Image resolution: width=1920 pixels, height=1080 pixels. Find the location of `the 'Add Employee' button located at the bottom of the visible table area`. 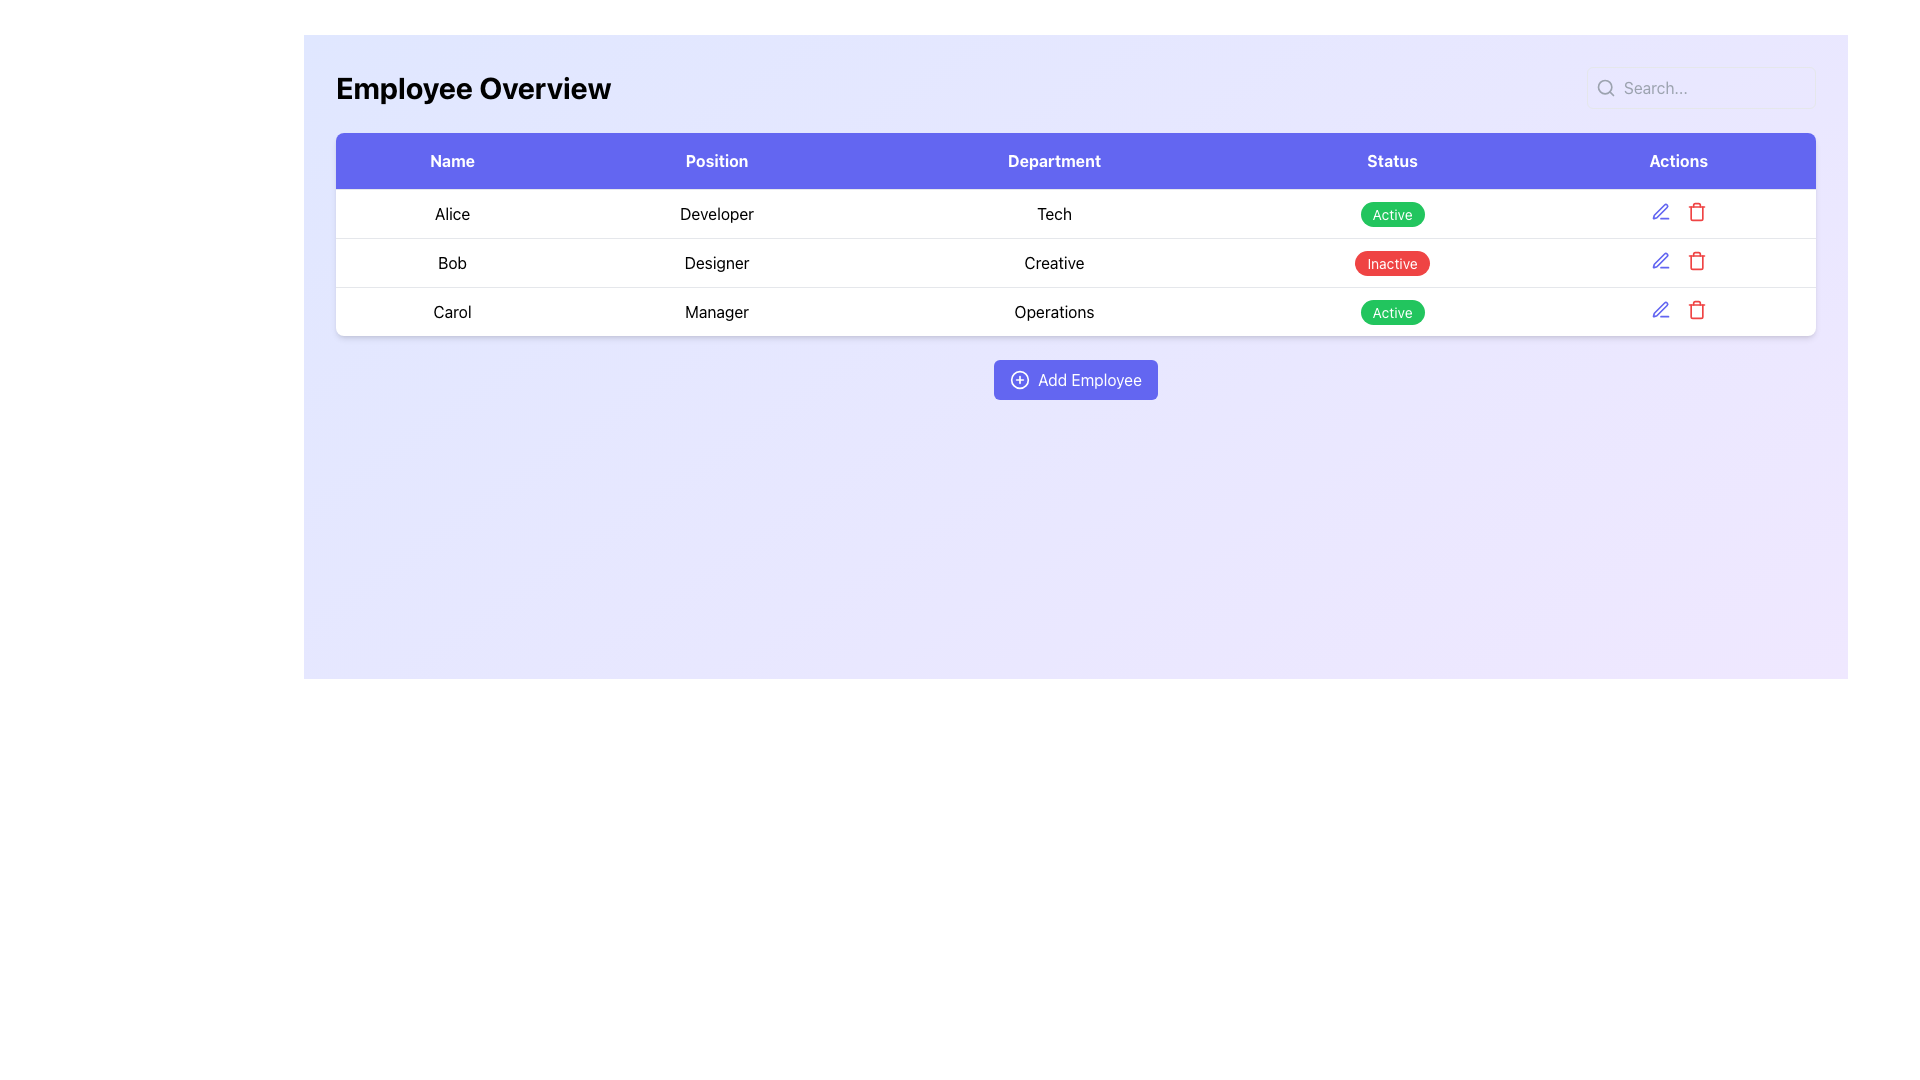

the 'Add Employee' button located at the bottom of the visible table area is located at coordinates (1074, 380).